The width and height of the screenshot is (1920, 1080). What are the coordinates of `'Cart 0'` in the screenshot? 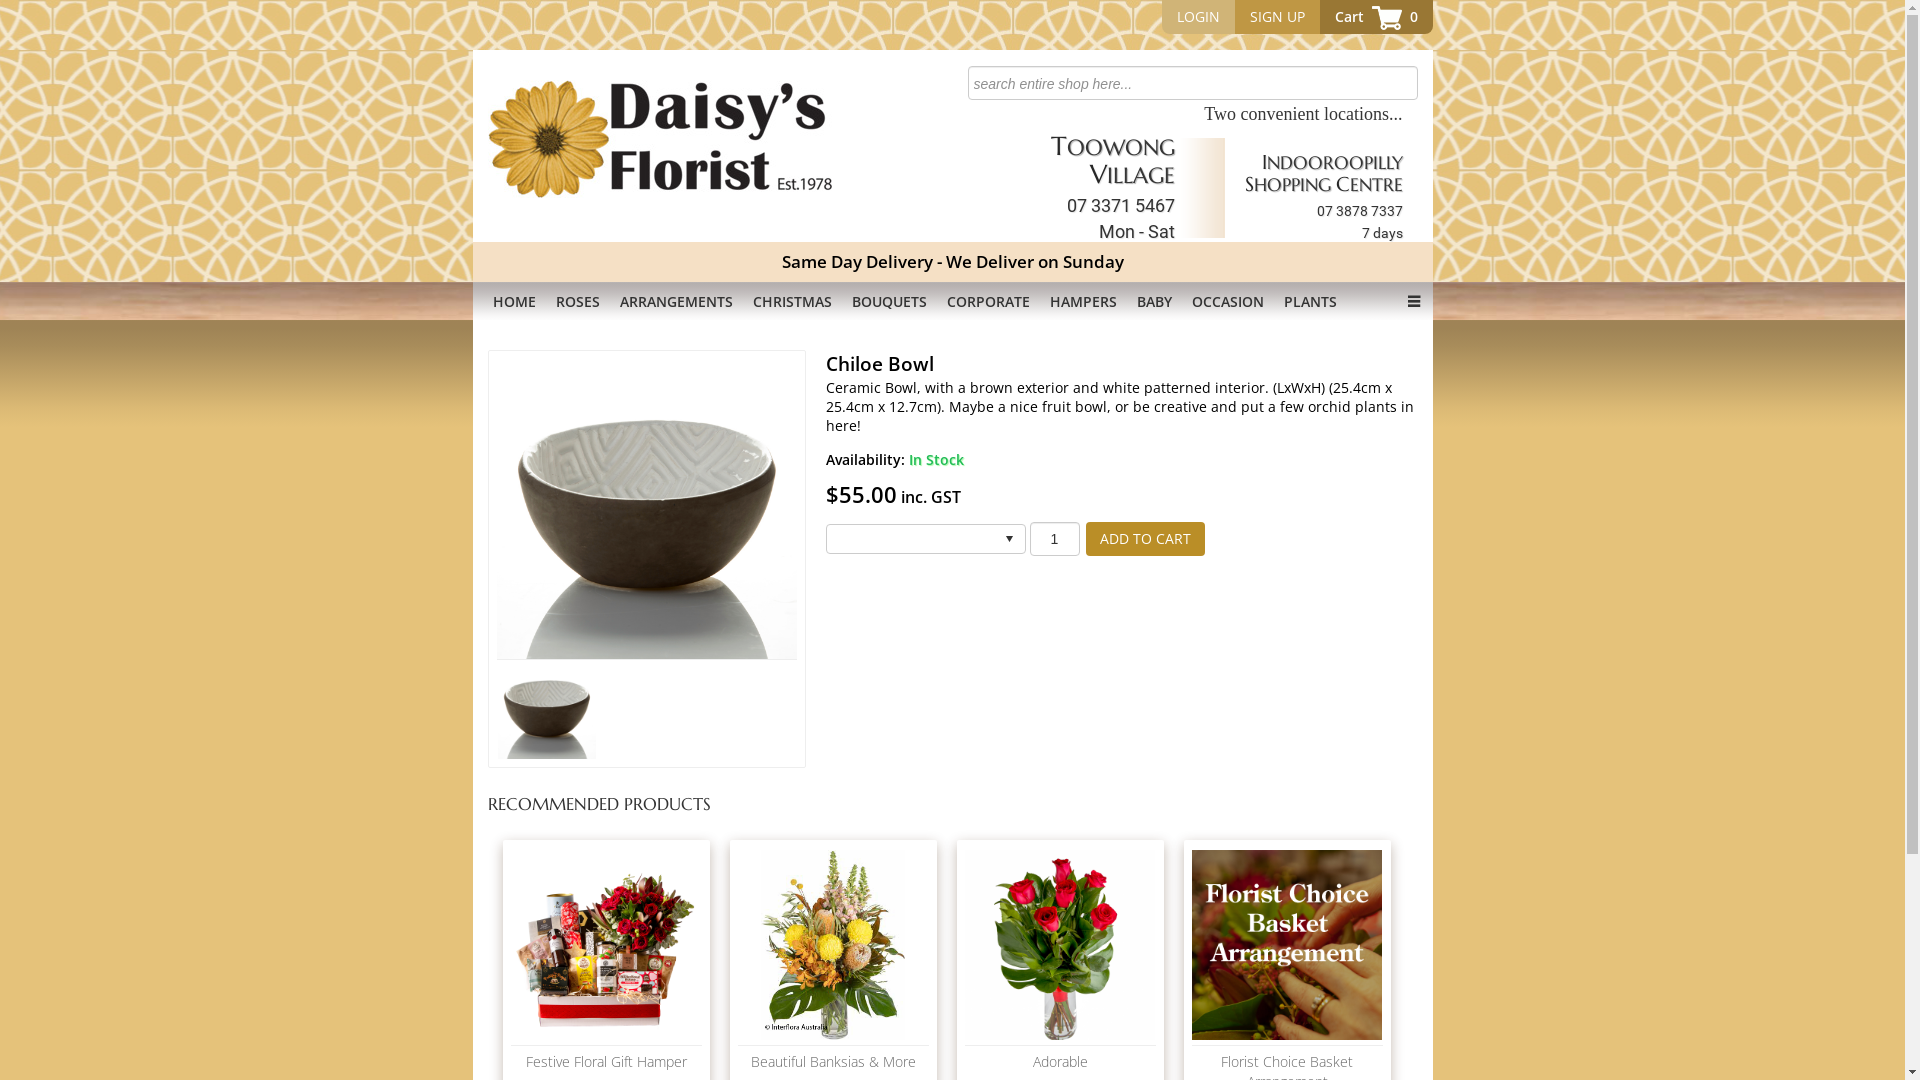 It's located at (1375, 16).